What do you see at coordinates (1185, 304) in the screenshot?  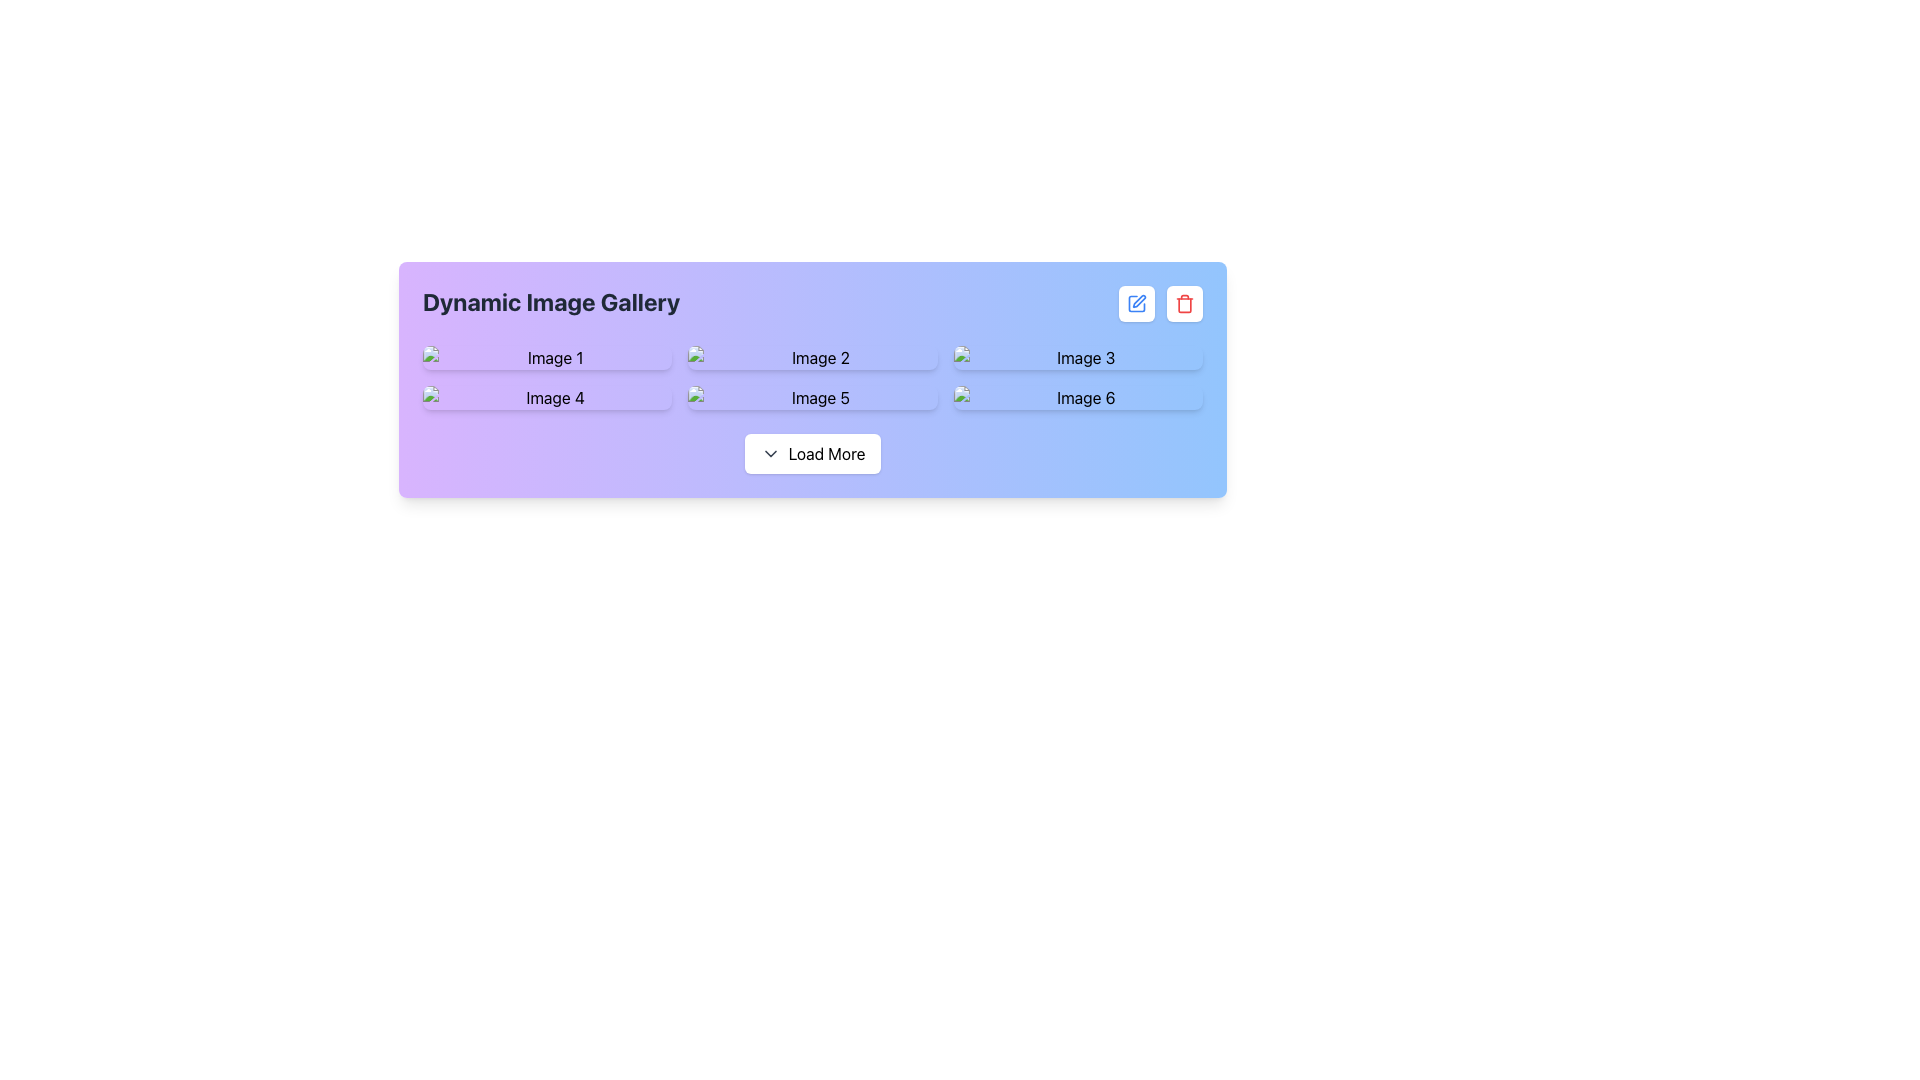 I see `the small square button with a white background and a red trashcan icon` at bounding box center [1185, 304].